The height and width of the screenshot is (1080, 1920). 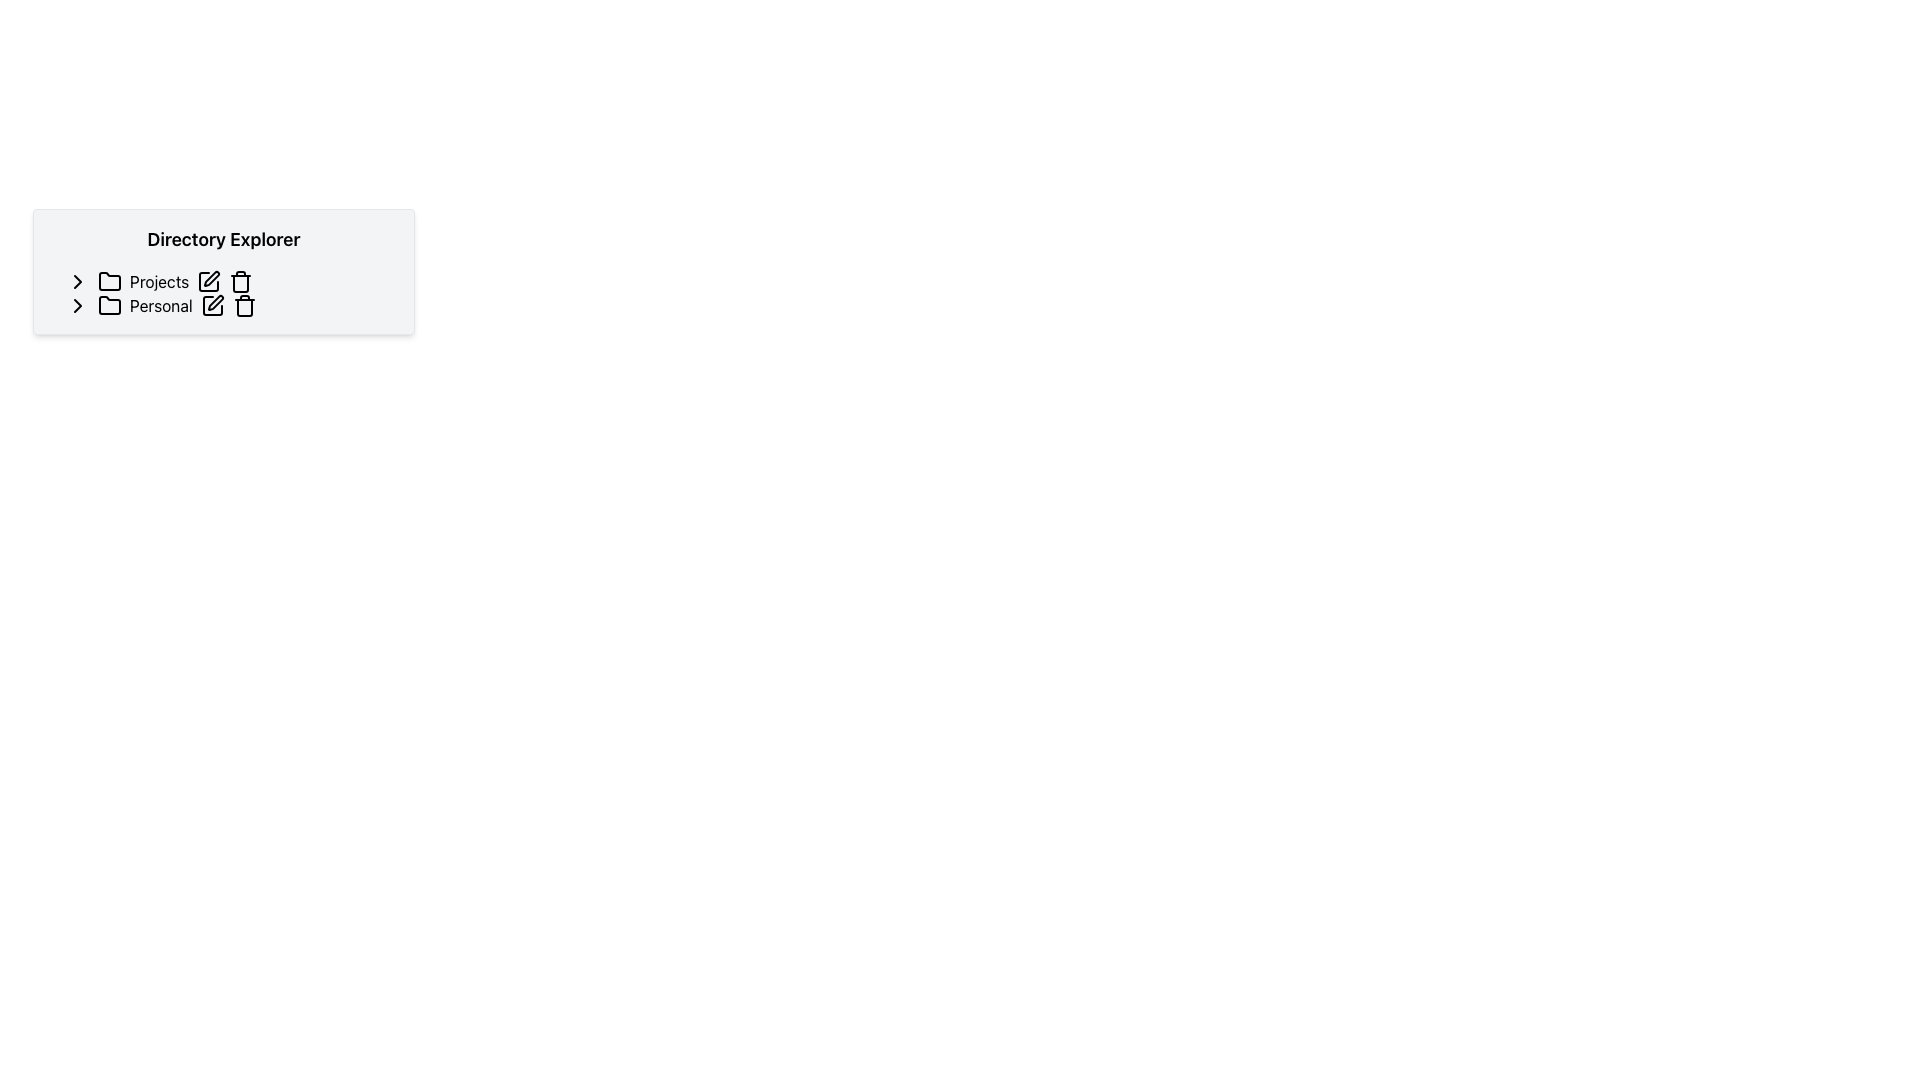 What do you see at coordinates (77, 305) in the screenshot?
I see `the right-facing arrow icon in the 'Directory Explorer' section, located to the left of 'Projects' and 'Personal' entries, which is used for toggling or expanding folder items` at bounding box center [77, 305].